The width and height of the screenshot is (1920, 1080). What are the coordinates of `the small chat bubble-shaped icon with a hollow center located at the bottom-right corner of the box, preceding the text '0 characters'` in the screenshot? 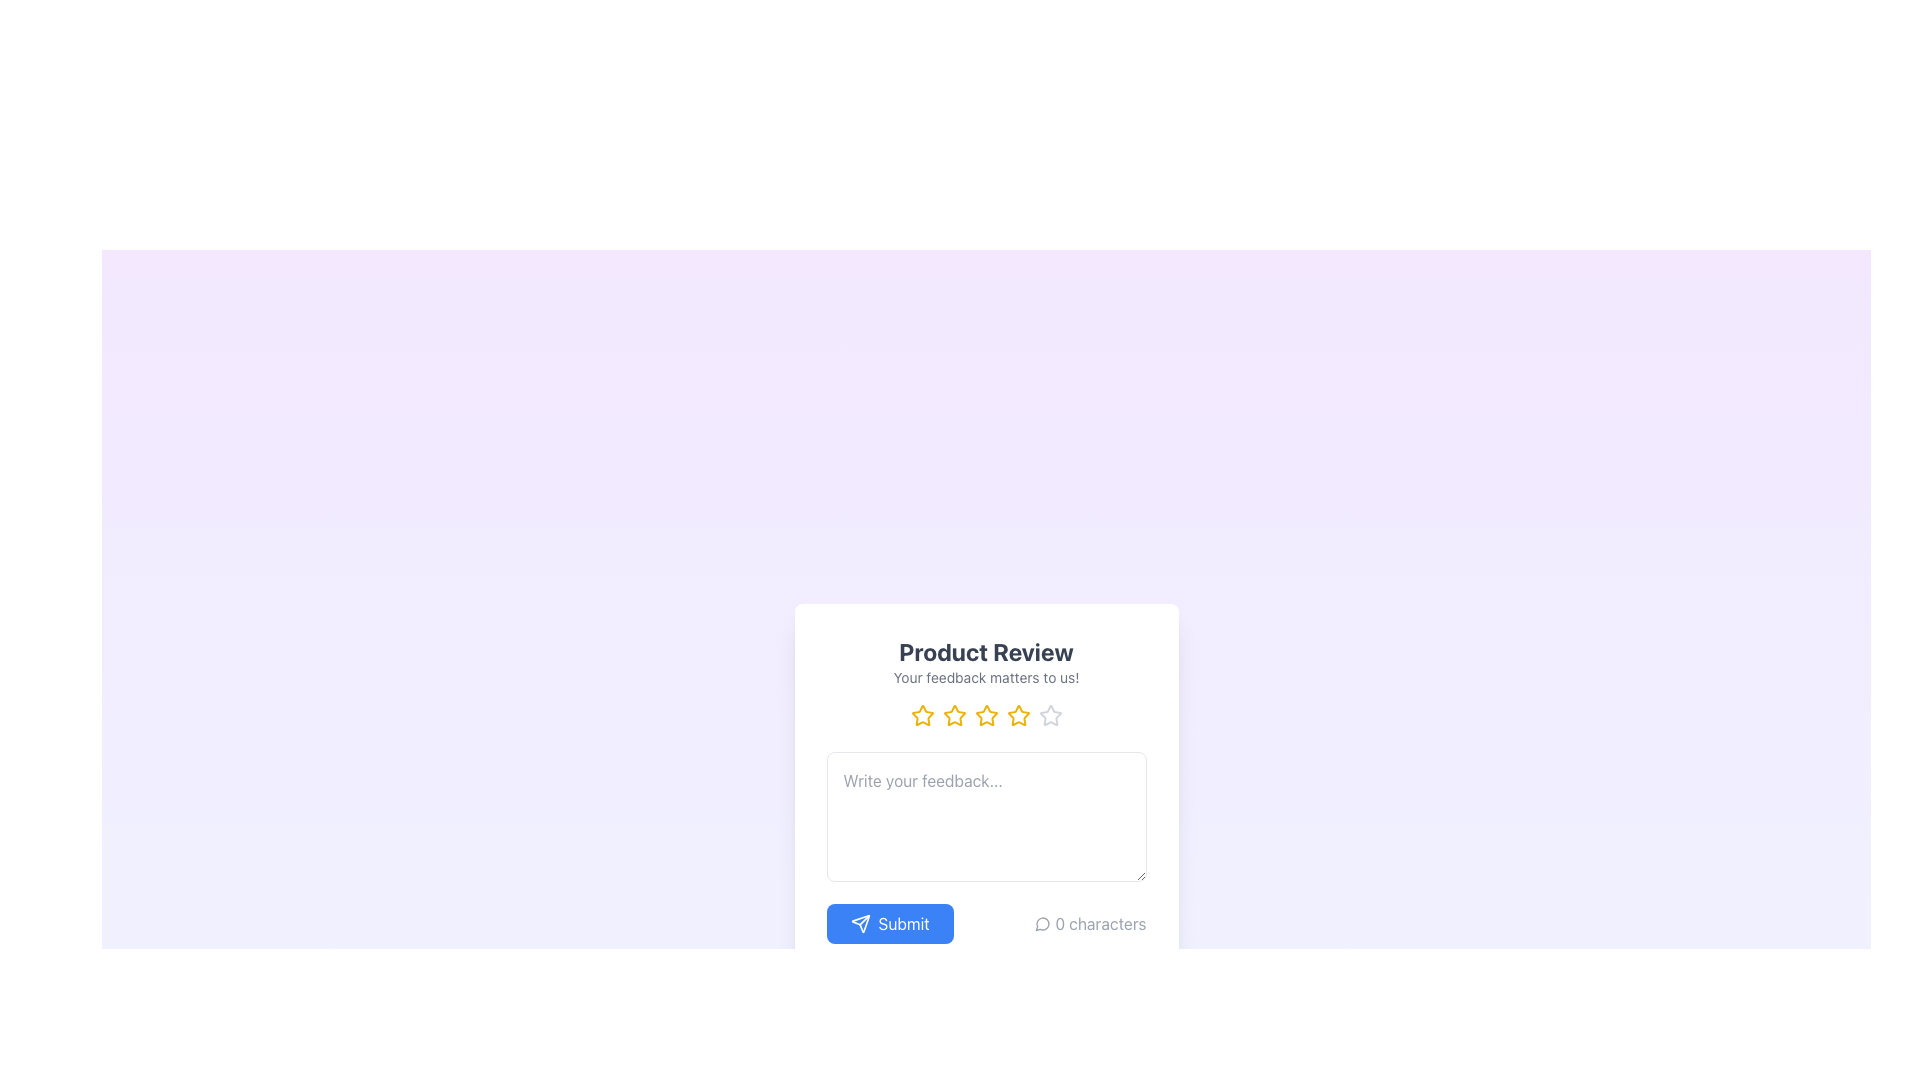 It's located at (1042, 924).